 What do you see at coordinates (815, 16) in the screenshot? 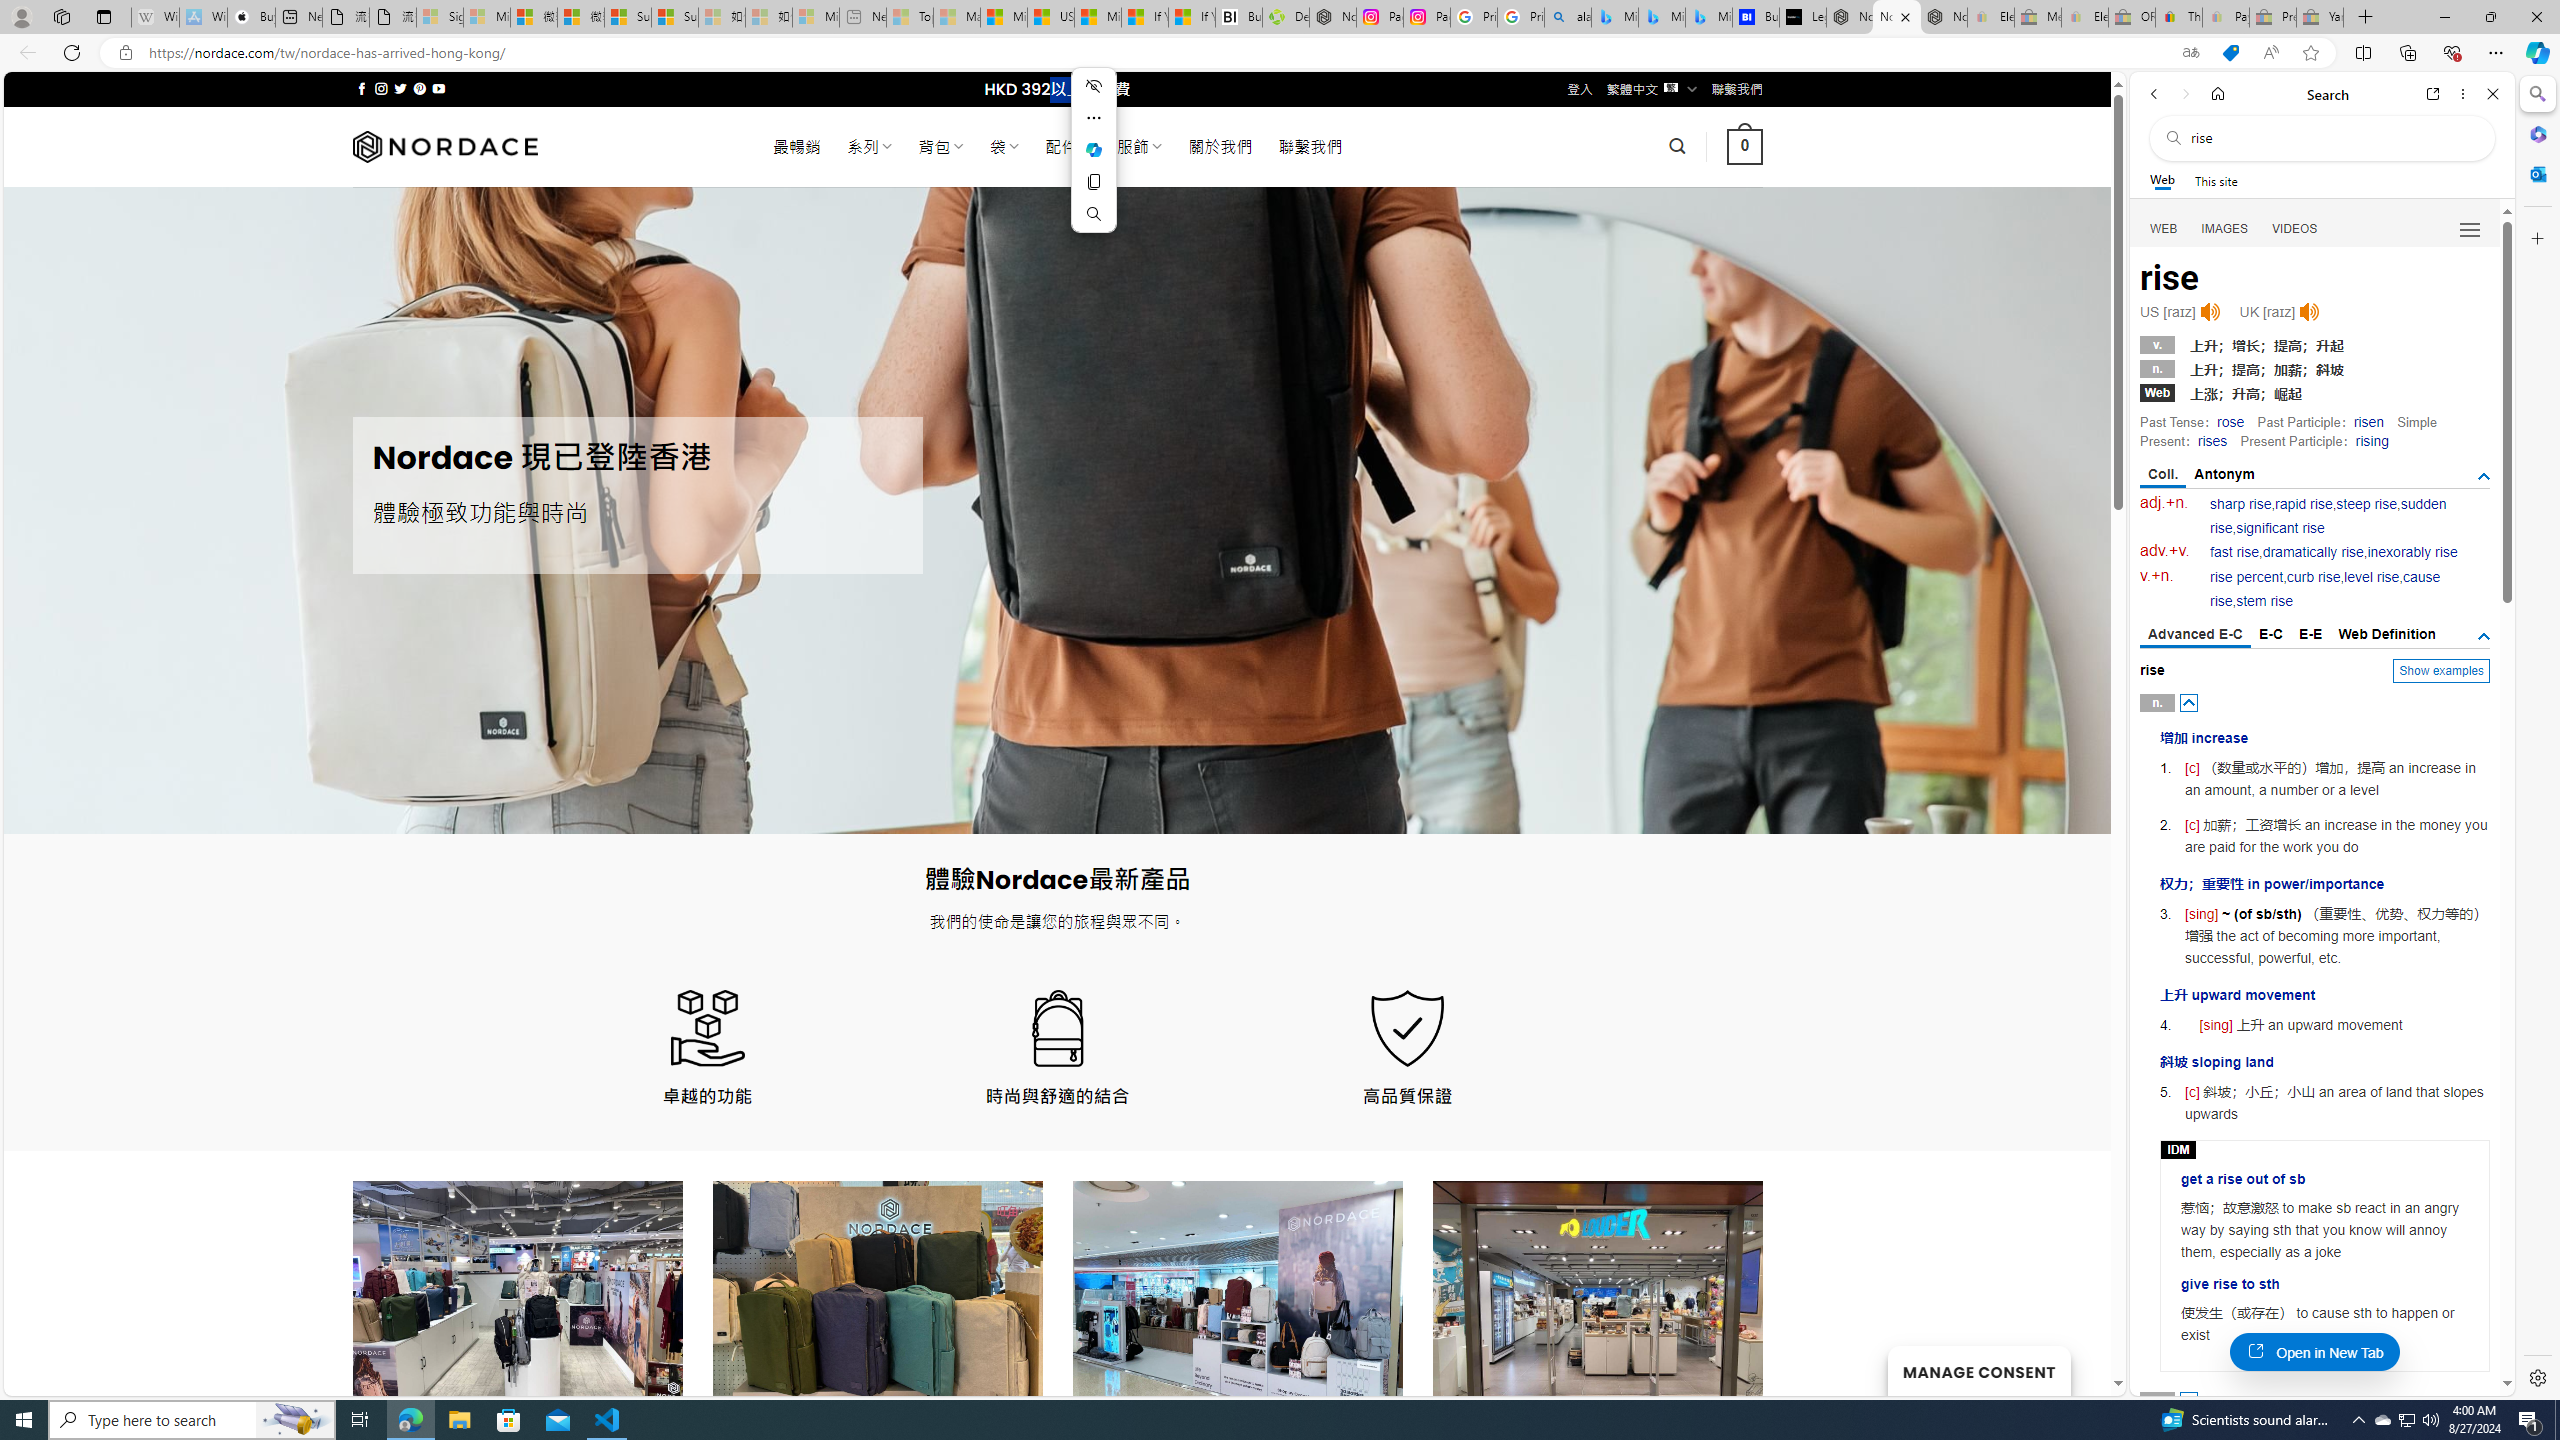
I see `'Microsoft account | Account Checkup - Sleeping'` at bounding box center [815, 16].